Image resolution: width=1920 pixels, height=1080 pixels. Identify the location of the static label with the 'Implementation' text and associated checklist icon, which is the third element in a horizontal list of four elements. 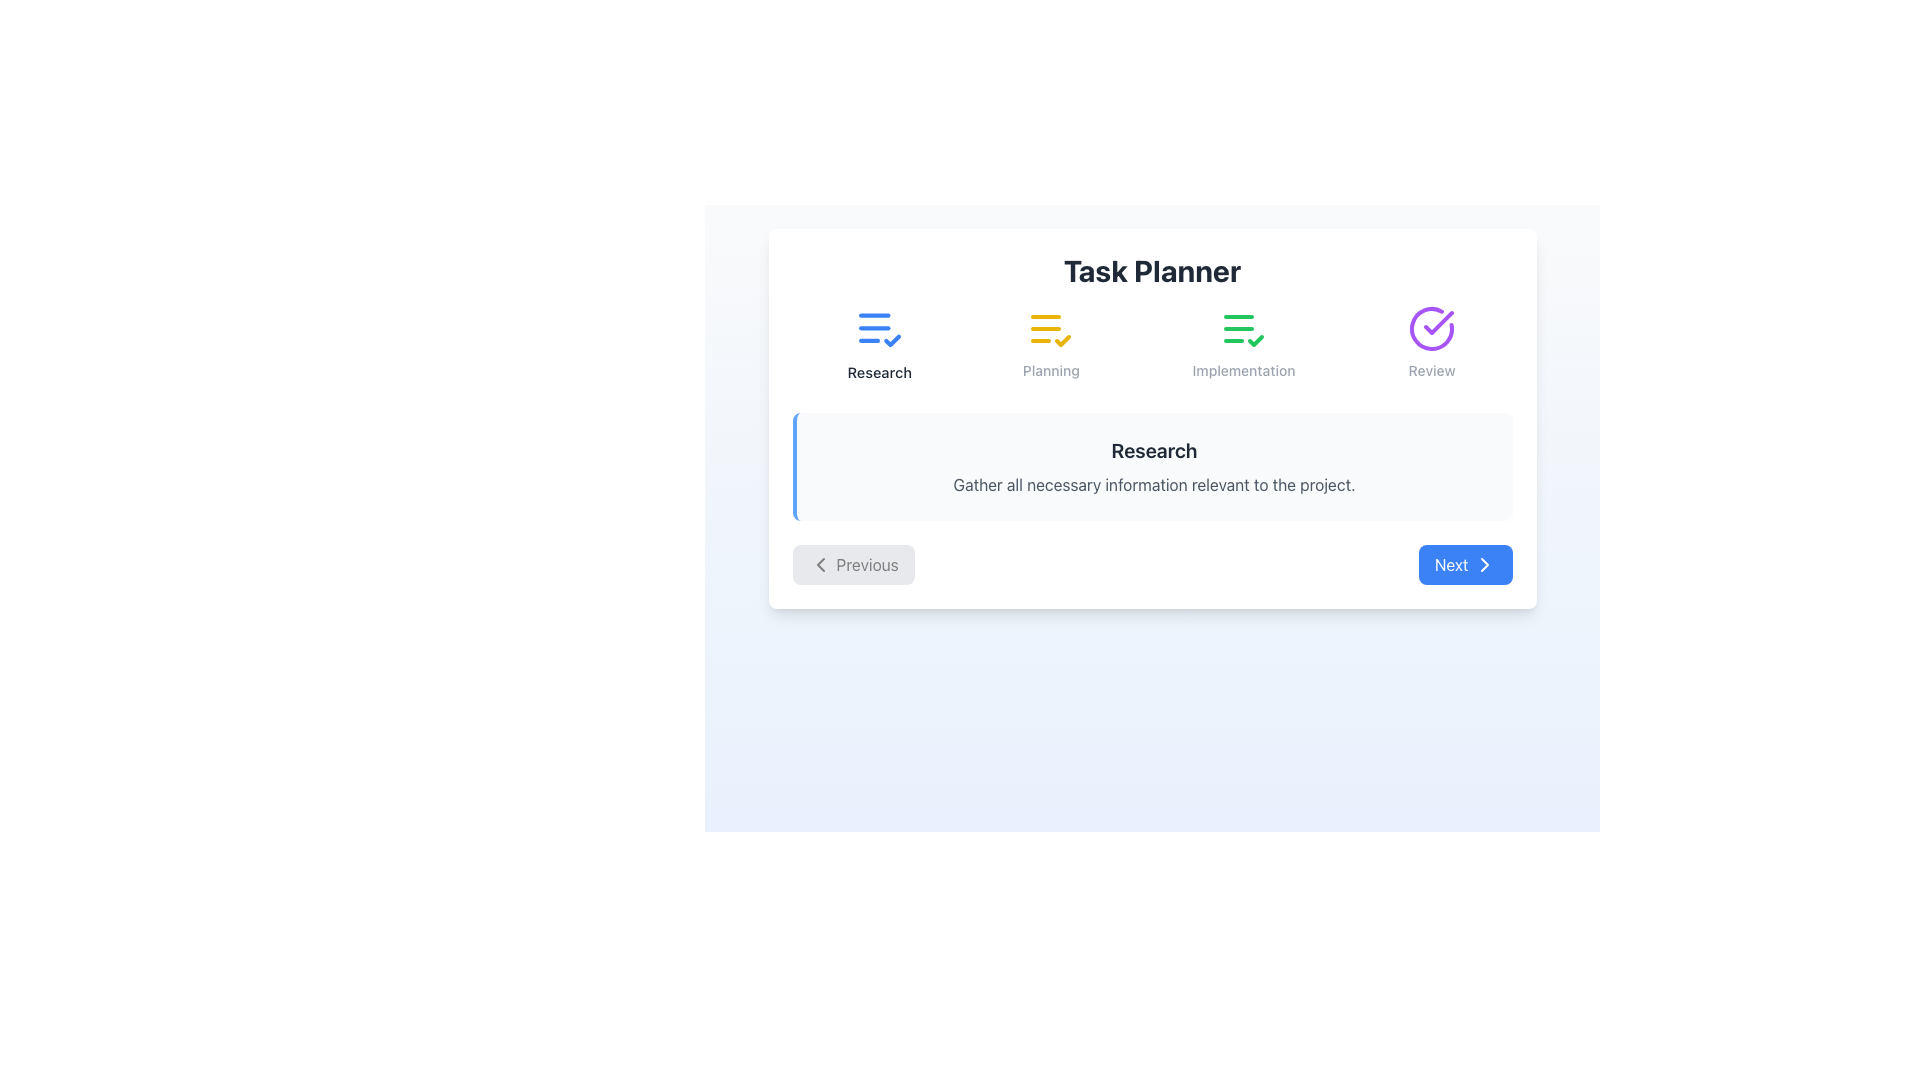
(1242, 342).